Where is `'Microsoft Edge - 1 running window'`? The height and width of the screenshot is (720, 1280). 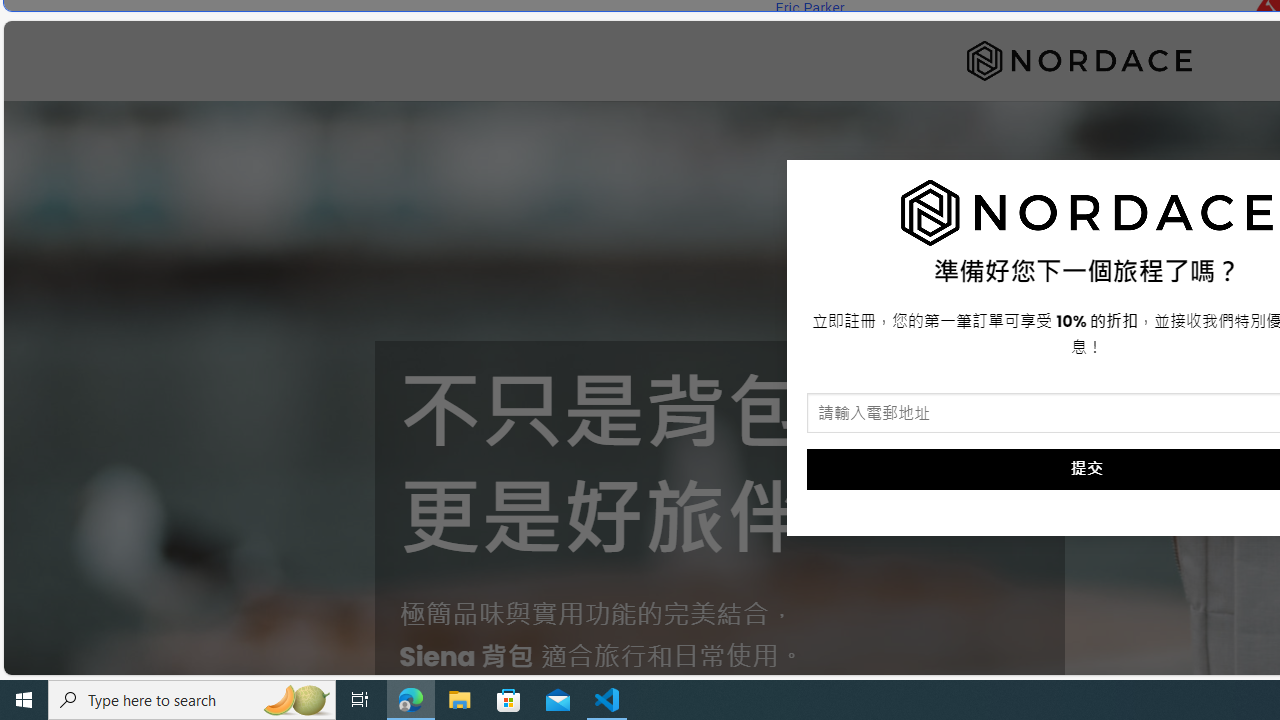 'Microsoft Edge - 1 running window' is located at coordinates (410, 698).